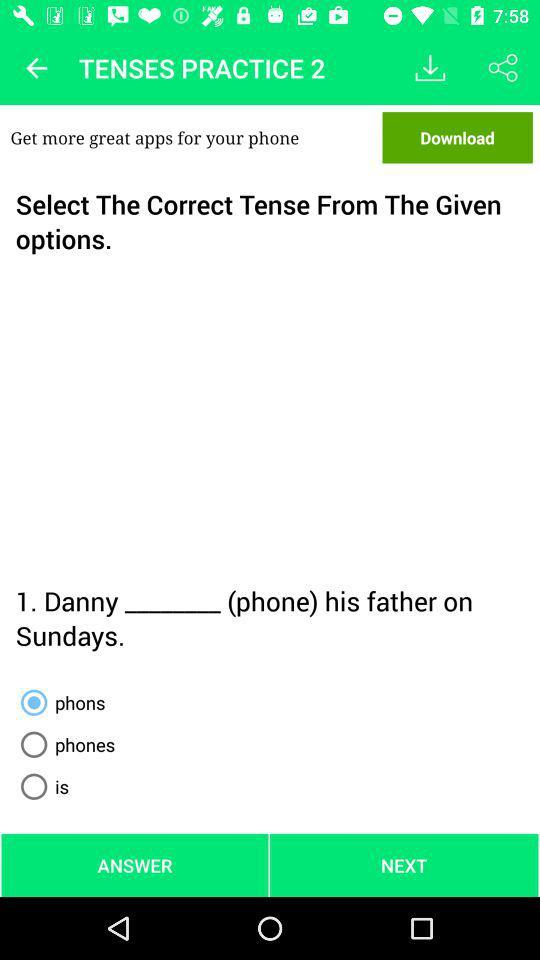  Describe the element at coordinates (64, 743) in the screenshot. I see `the item above the is radio button` at that location.